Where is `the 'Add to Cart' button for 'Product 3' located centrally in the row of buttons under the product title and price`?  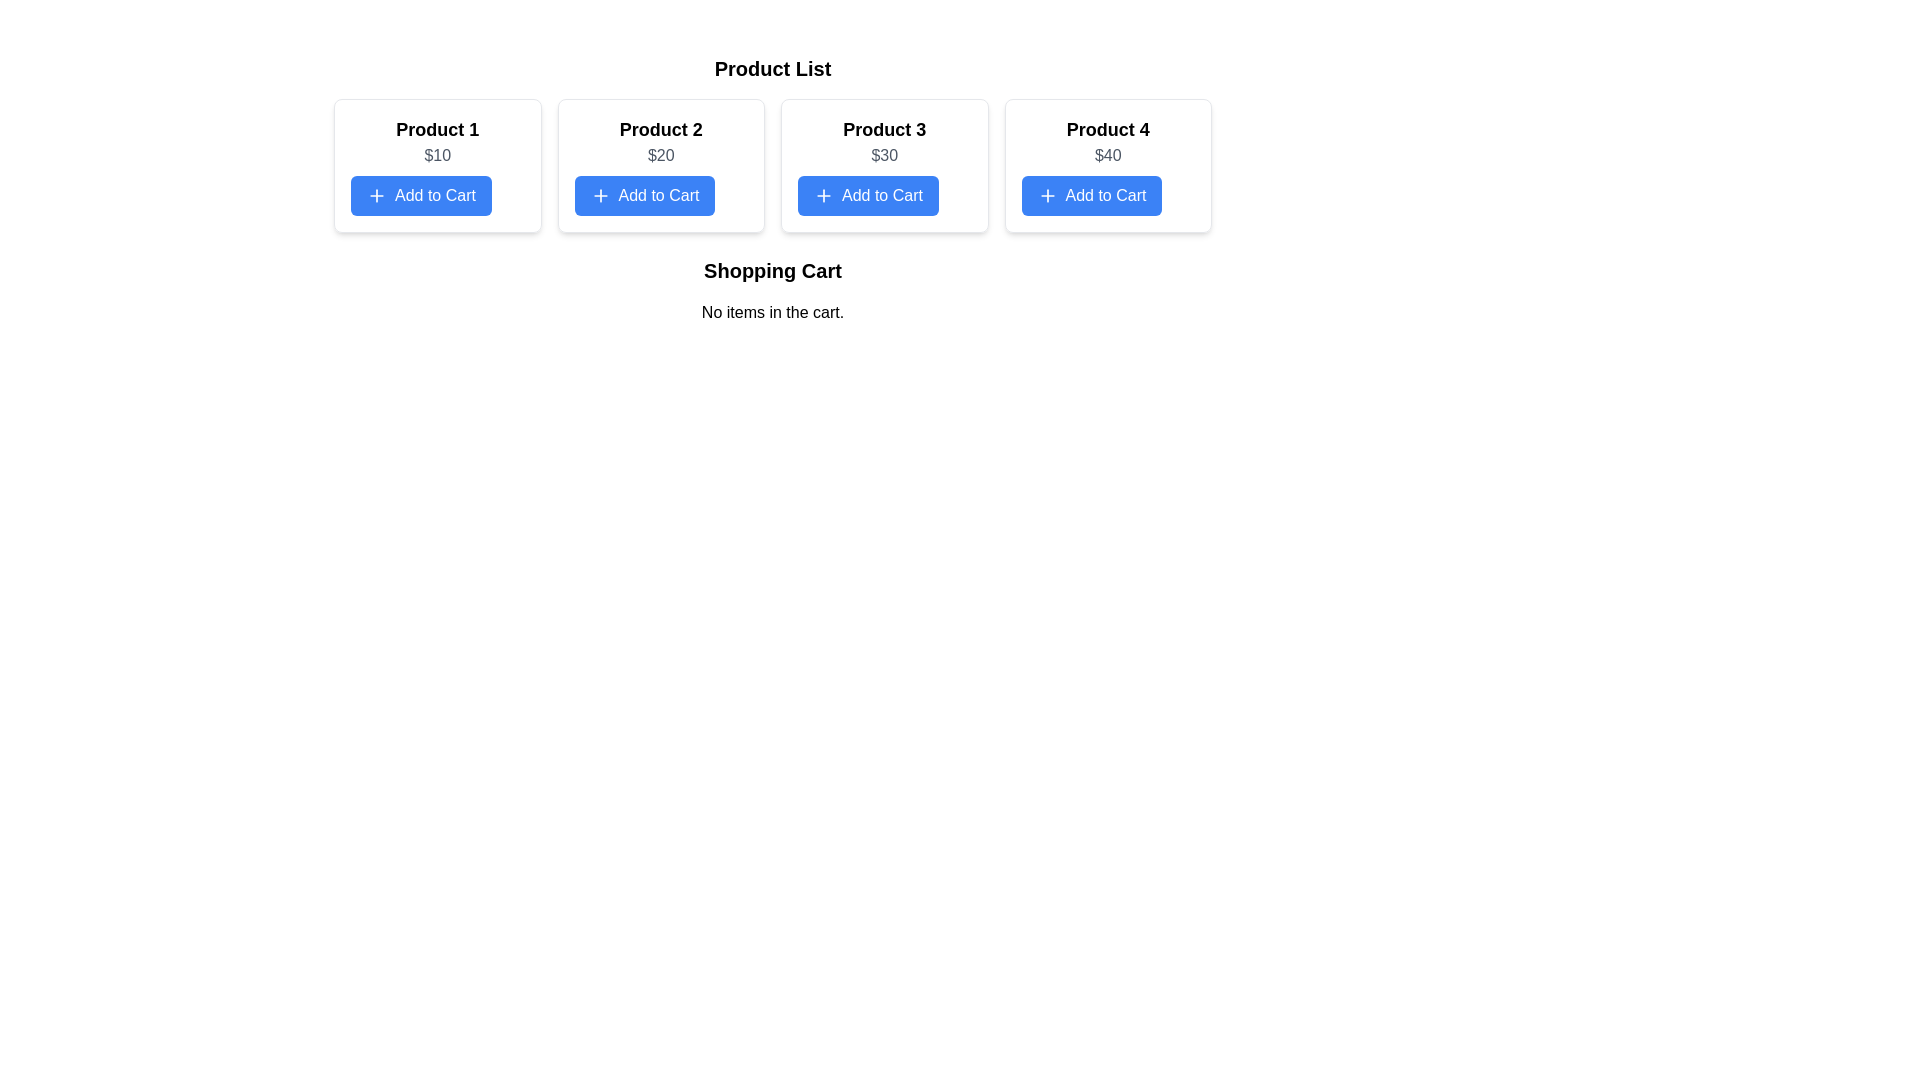 the 'Add to Cart' button for 'Product 3' located centrally in the row of buttons under the product title and price is located at coordinates (868, 196).